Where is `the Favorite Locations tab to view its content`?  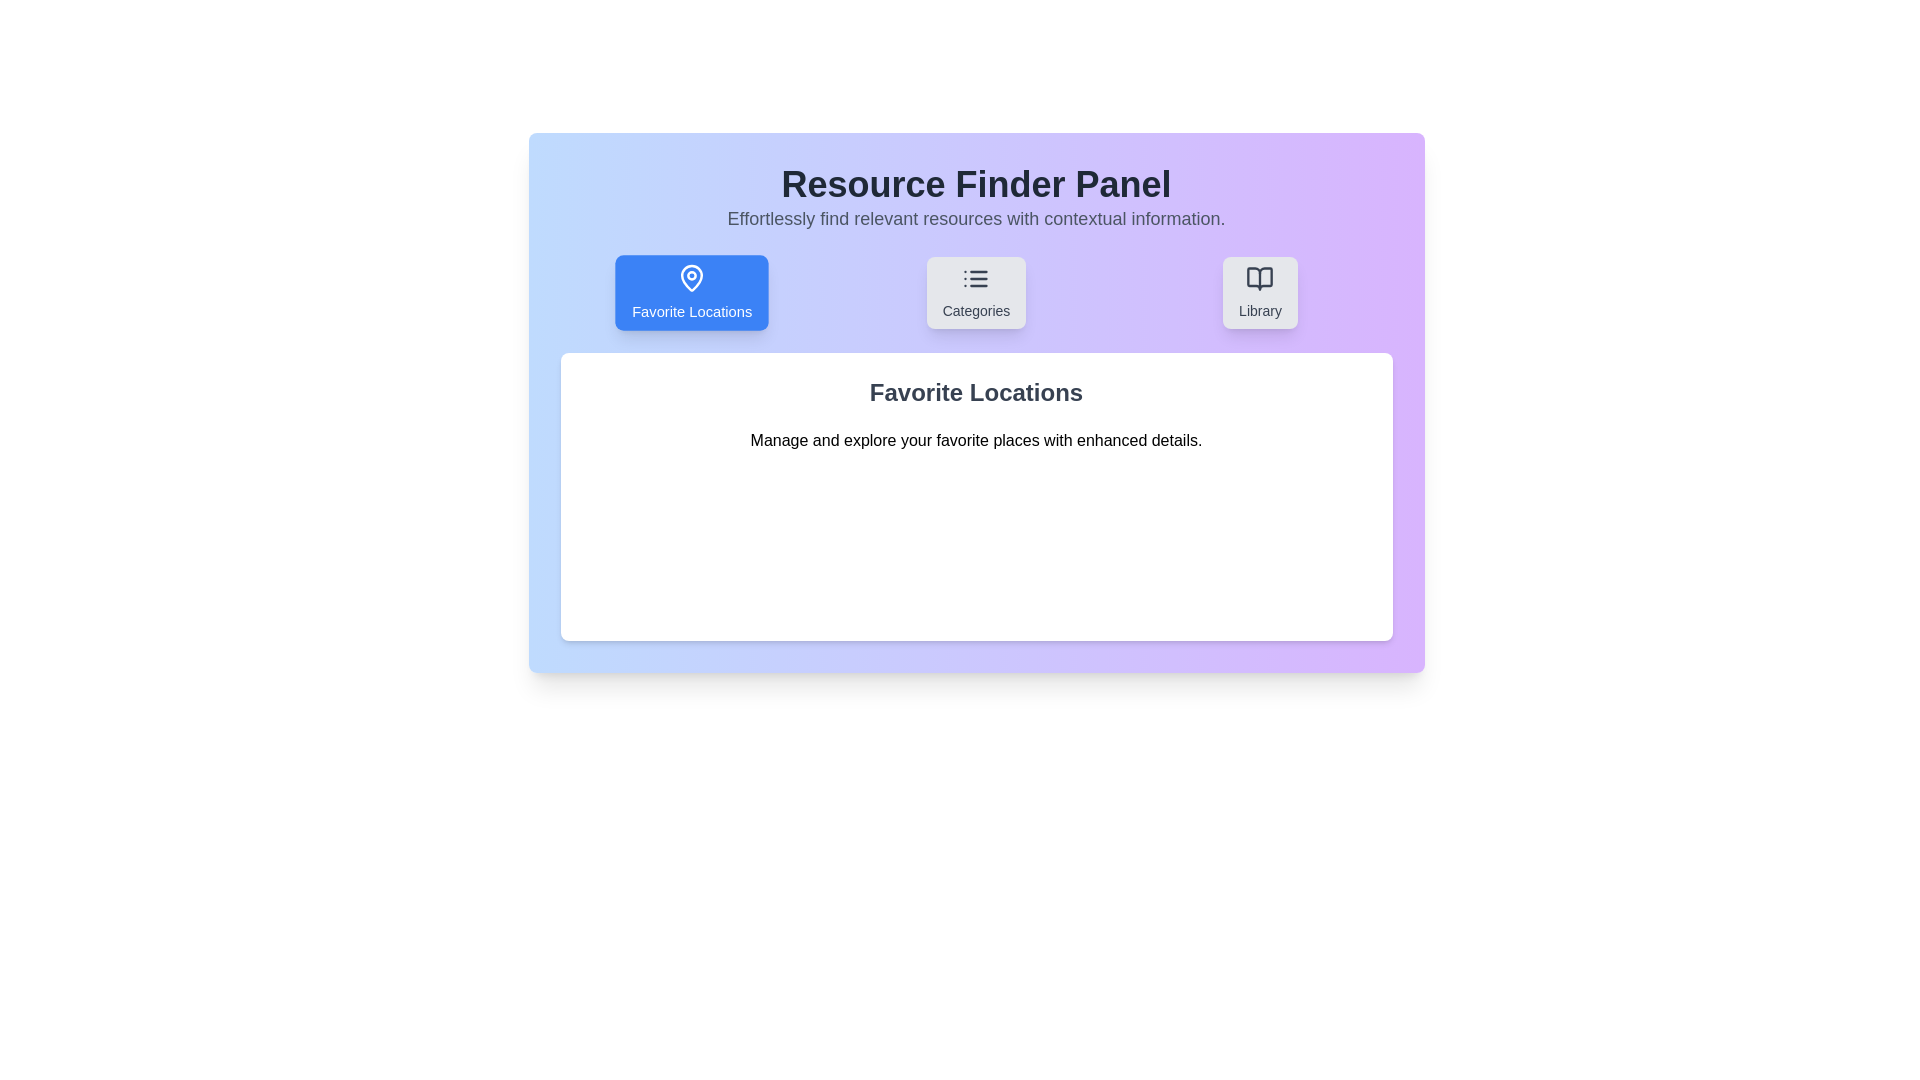
the Favorite Locations tab to view its content is located at coordinates (692, 293).